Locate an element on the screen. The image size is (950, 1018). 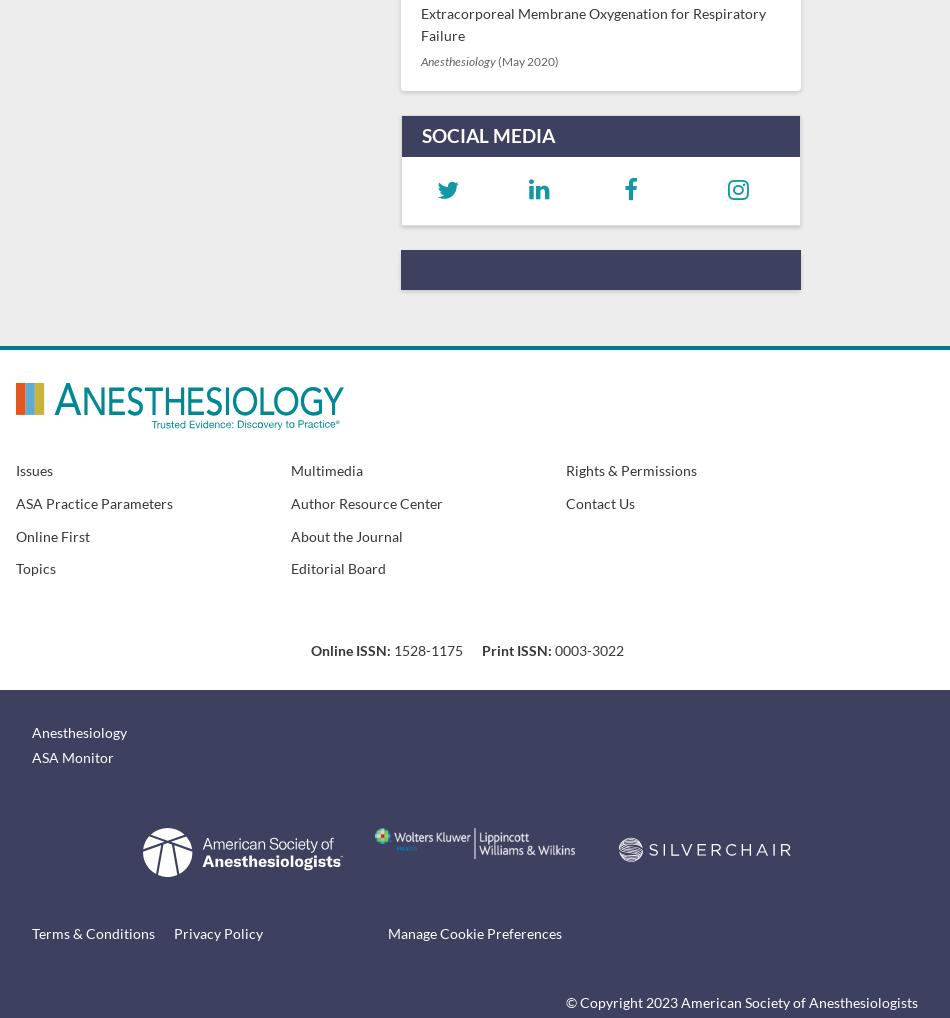
'About the Journal' is located at coordinates (346, 534).